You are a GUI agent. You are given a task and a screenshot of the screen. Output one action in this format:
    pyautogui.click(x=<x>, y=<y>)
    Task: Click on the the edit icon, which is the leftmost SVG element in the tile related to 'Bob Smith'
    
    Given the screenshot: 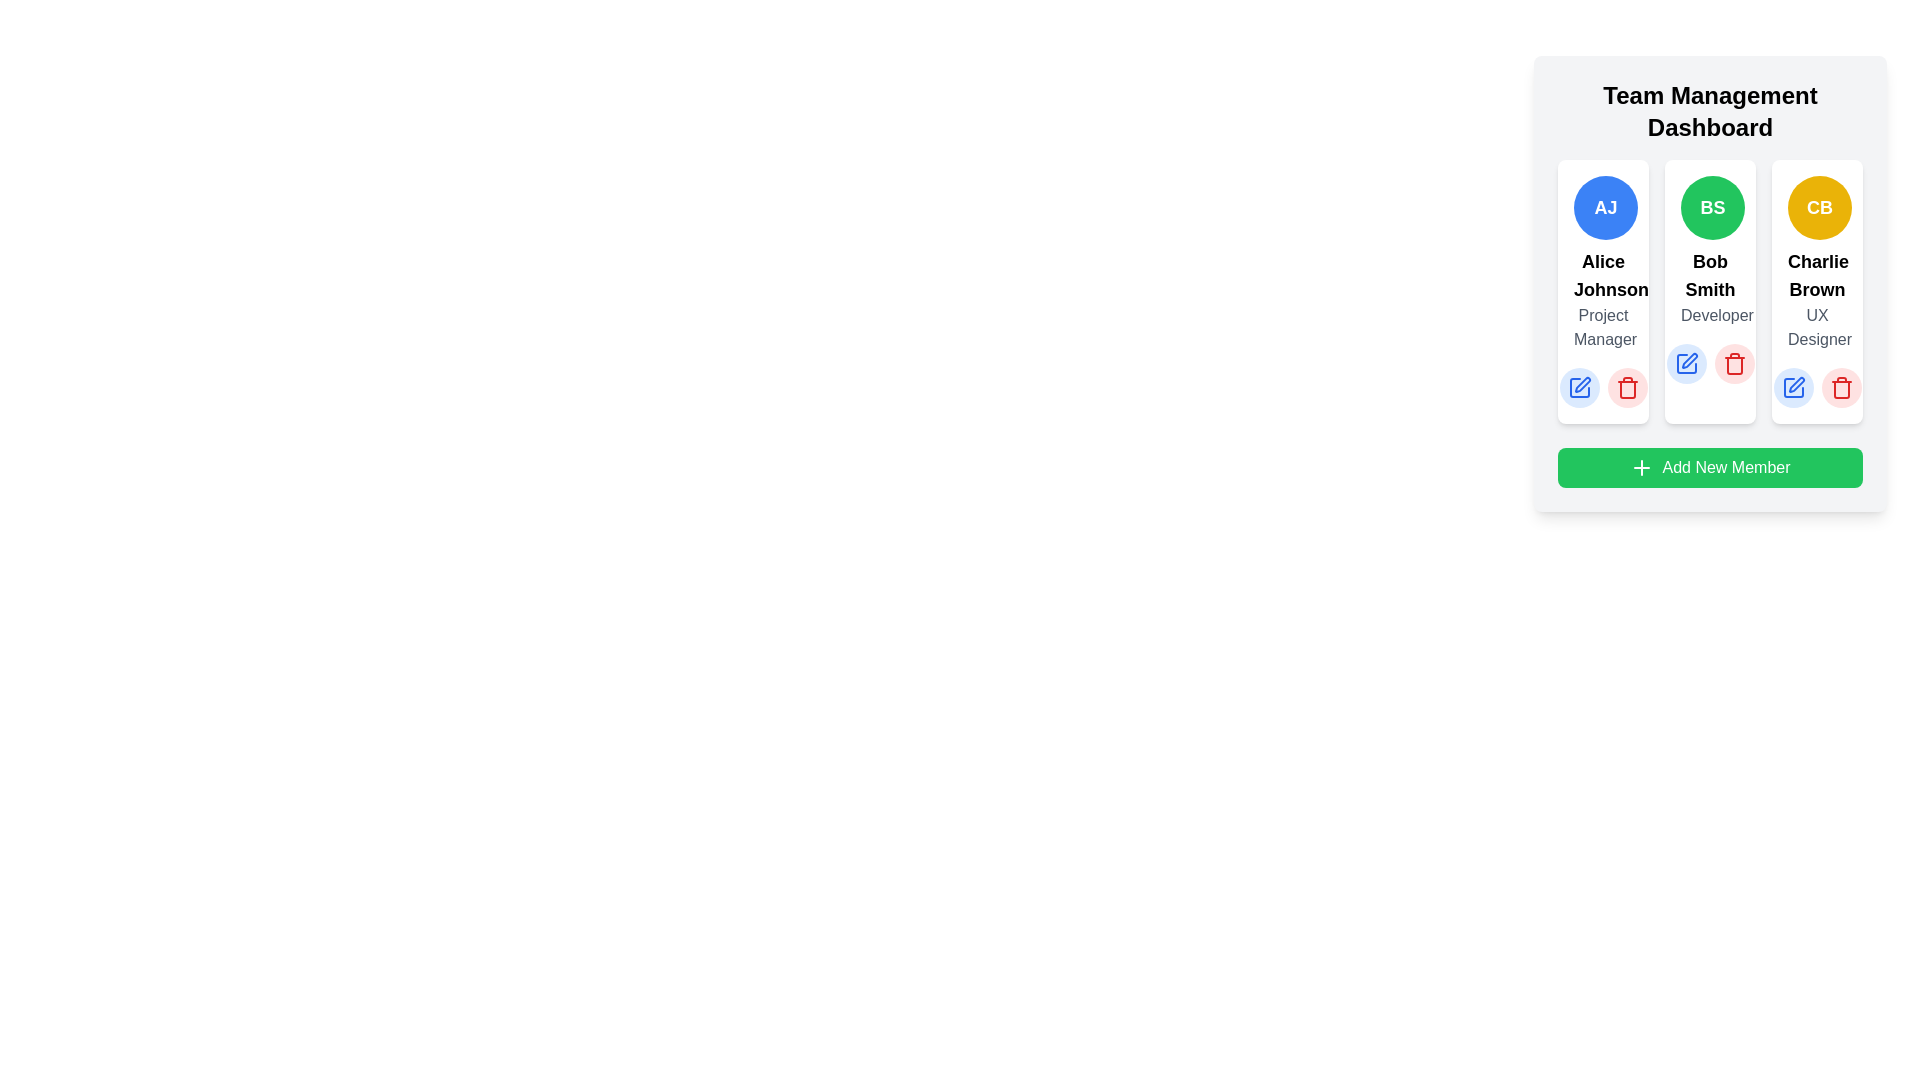 What is the action you would take?
    pyautogui.click(x=1578, y=388)
    